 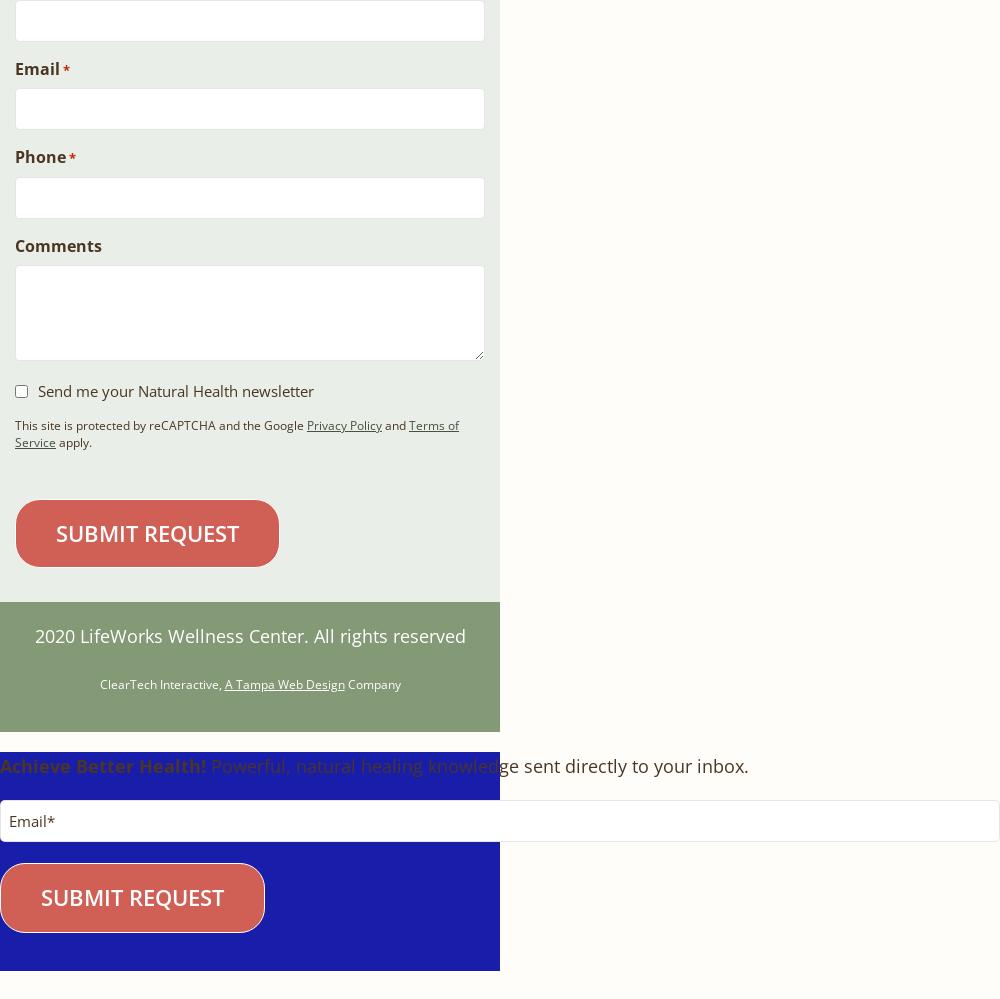 I want to click on '2020 LifeWorks Wellness Center. All rights reserved', so click(x=248, y=633).